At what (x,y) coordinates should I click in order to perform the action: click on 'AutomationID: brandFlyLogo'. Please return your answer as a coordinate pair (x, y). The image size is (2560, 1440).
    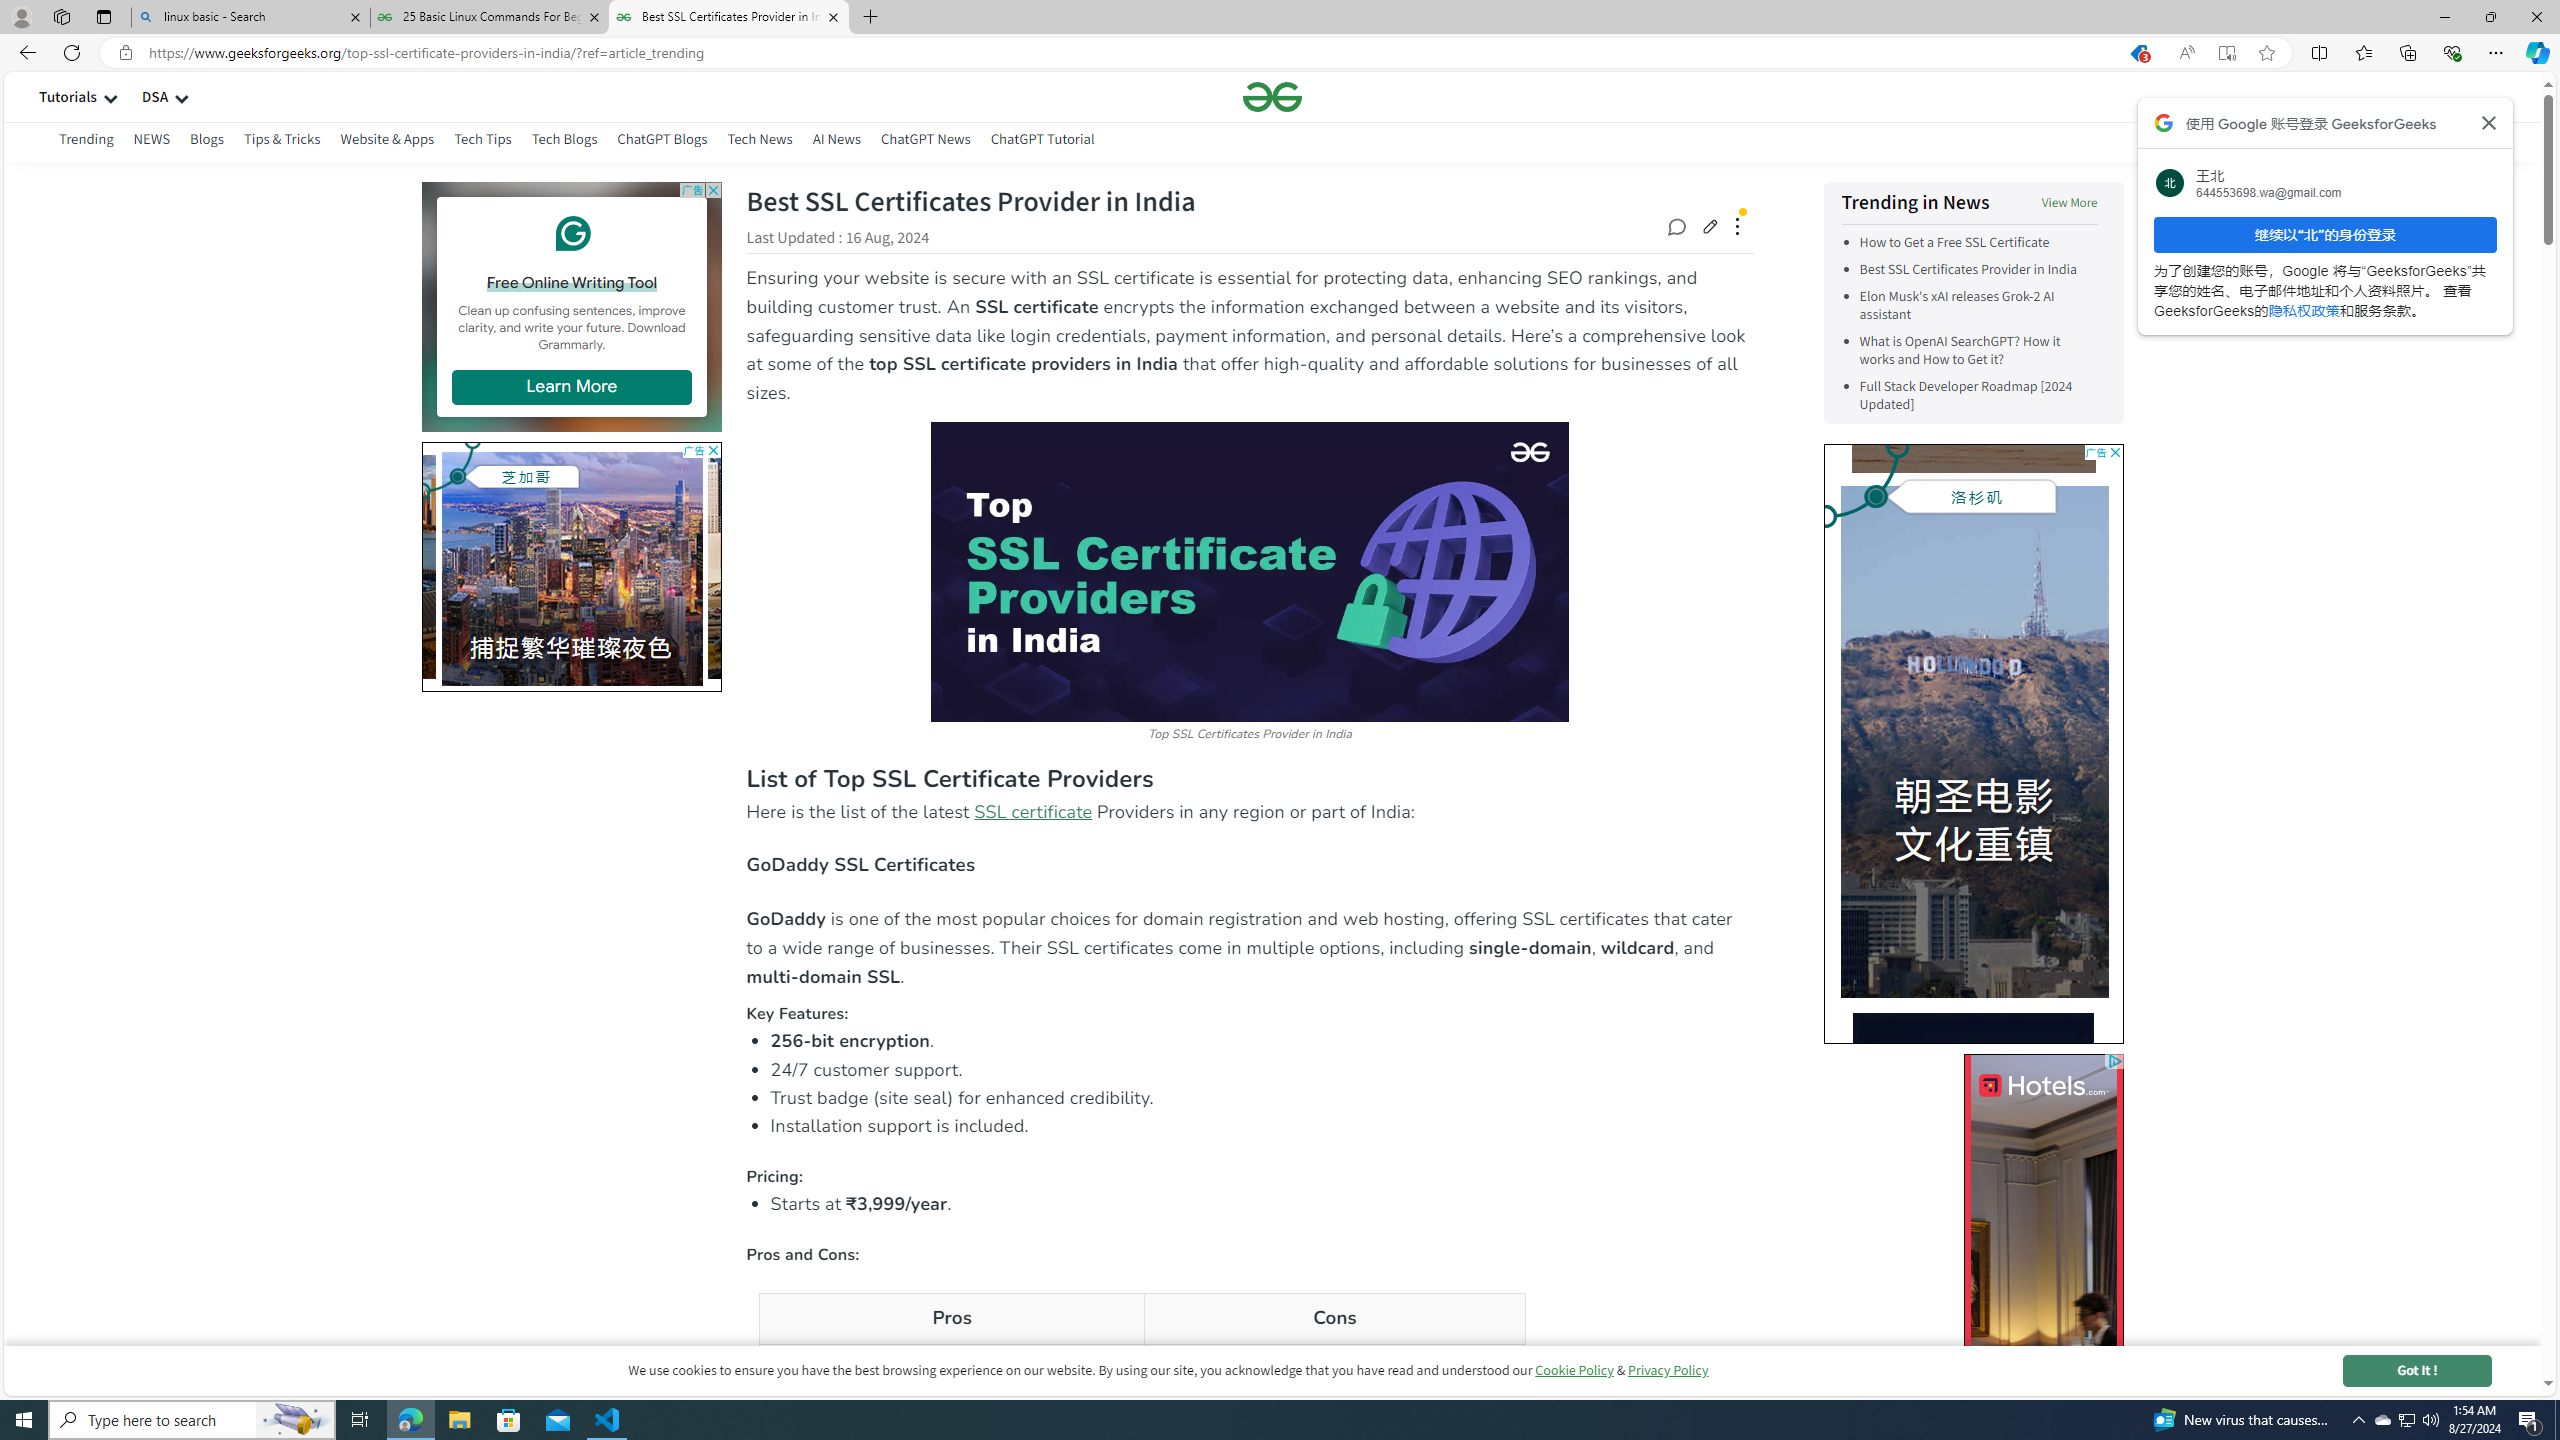
    Looking at the image, I should click on (2086, 483).